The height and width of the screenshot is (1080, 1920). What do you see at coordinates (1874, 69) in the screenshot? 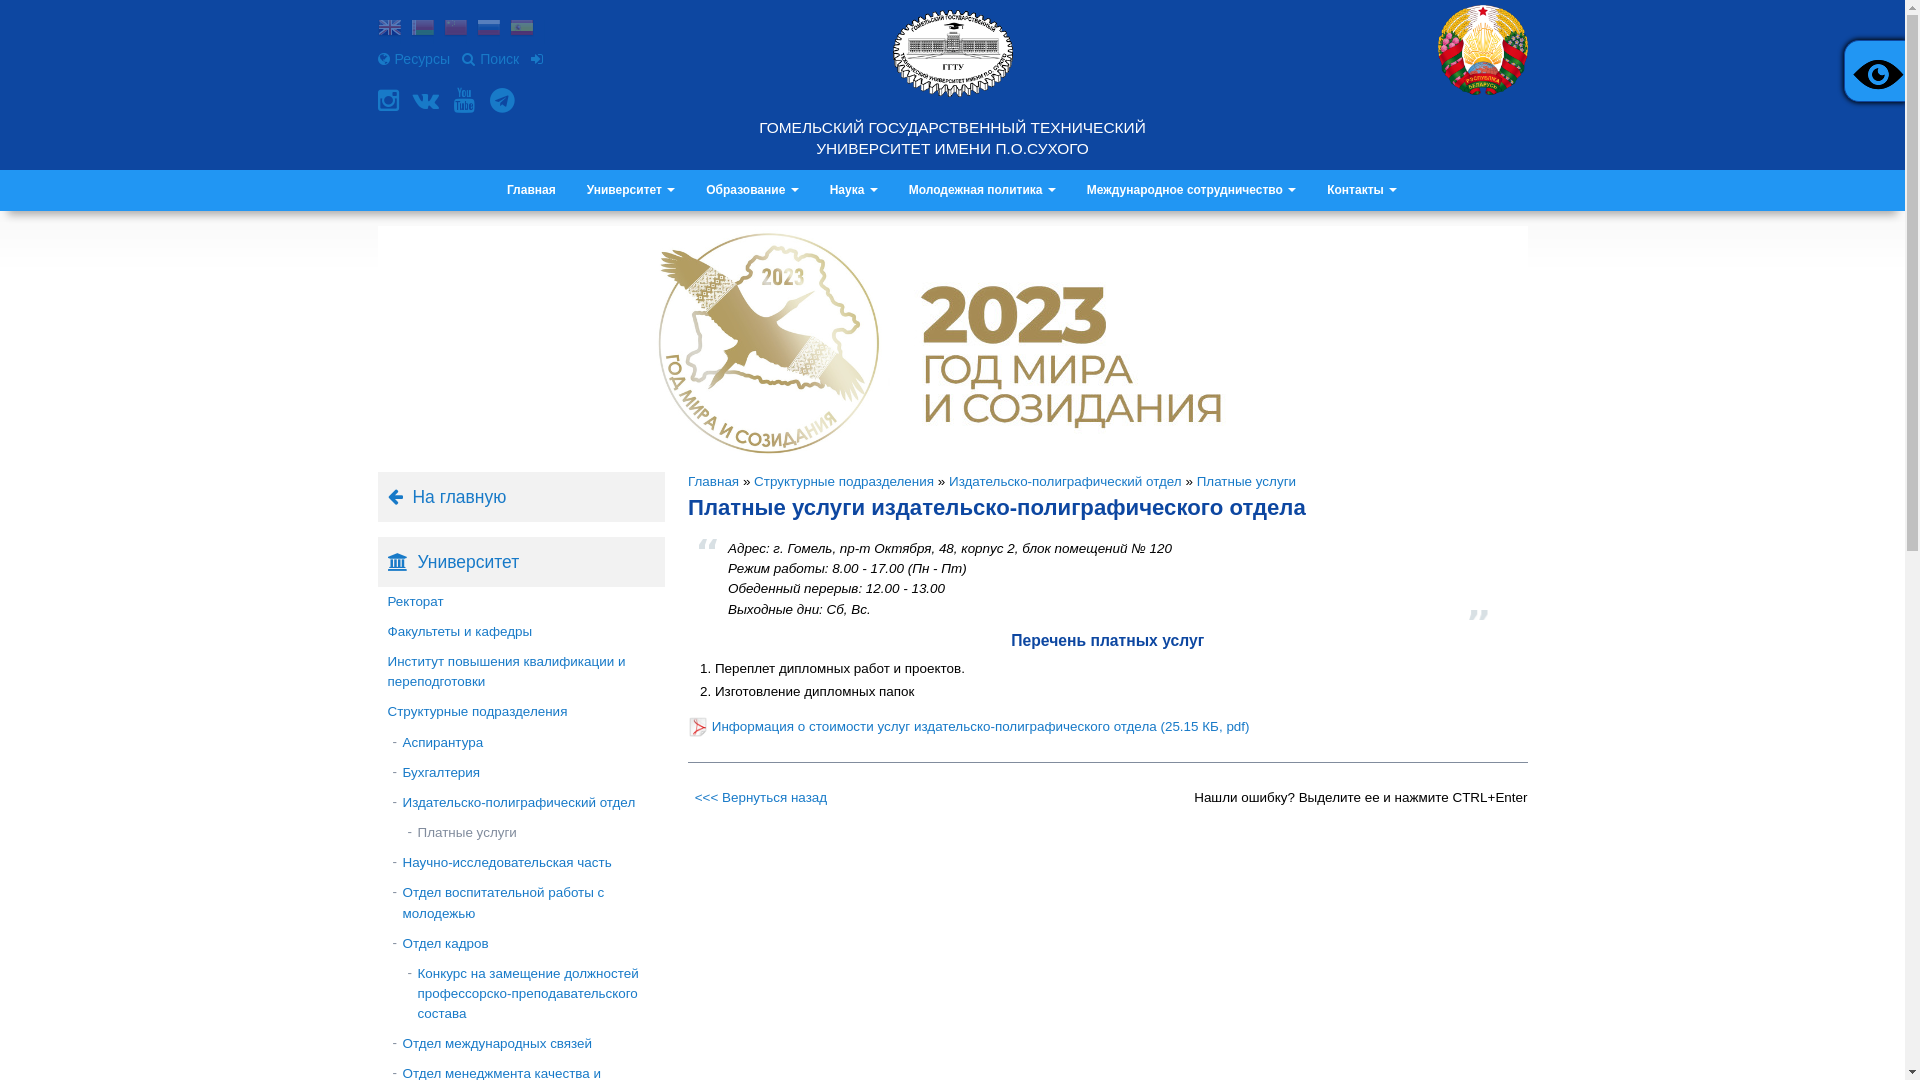
I see `'Visually impaired site version'` at bounding box center [1874, 69].